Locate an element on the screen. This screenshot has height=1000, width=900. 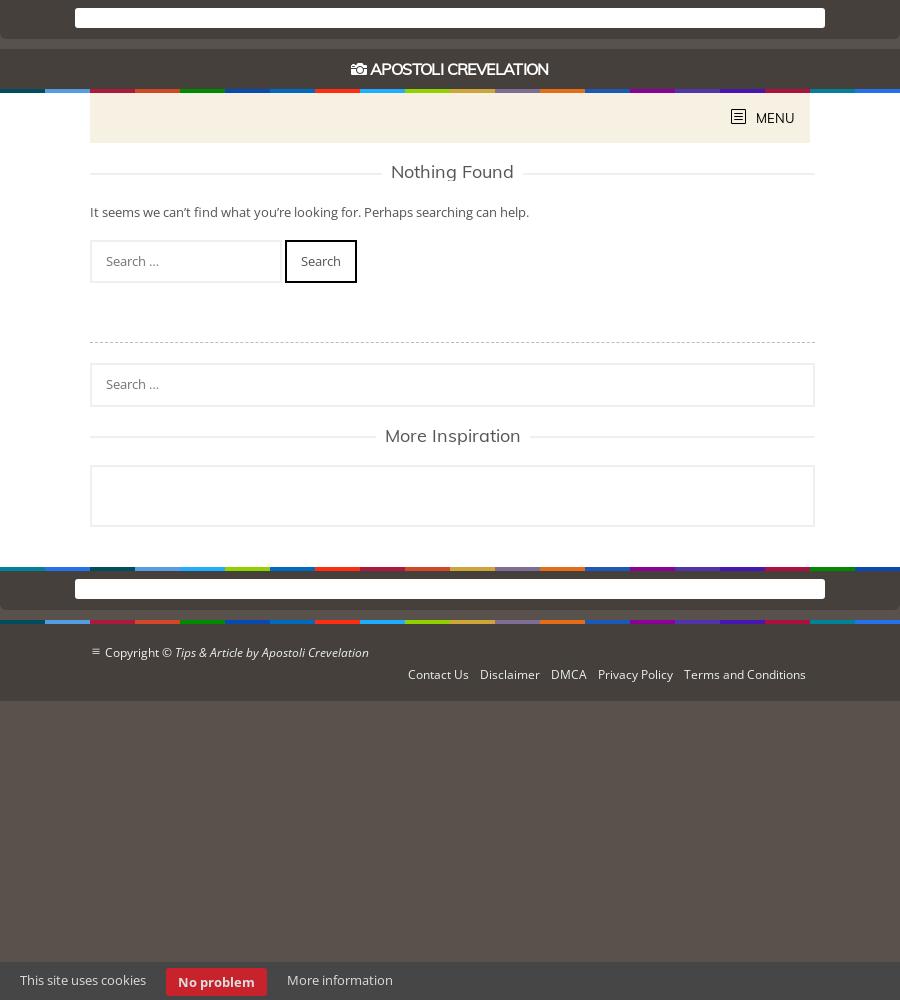
'Terms and Conditions' is located at coordinates (683, 673).